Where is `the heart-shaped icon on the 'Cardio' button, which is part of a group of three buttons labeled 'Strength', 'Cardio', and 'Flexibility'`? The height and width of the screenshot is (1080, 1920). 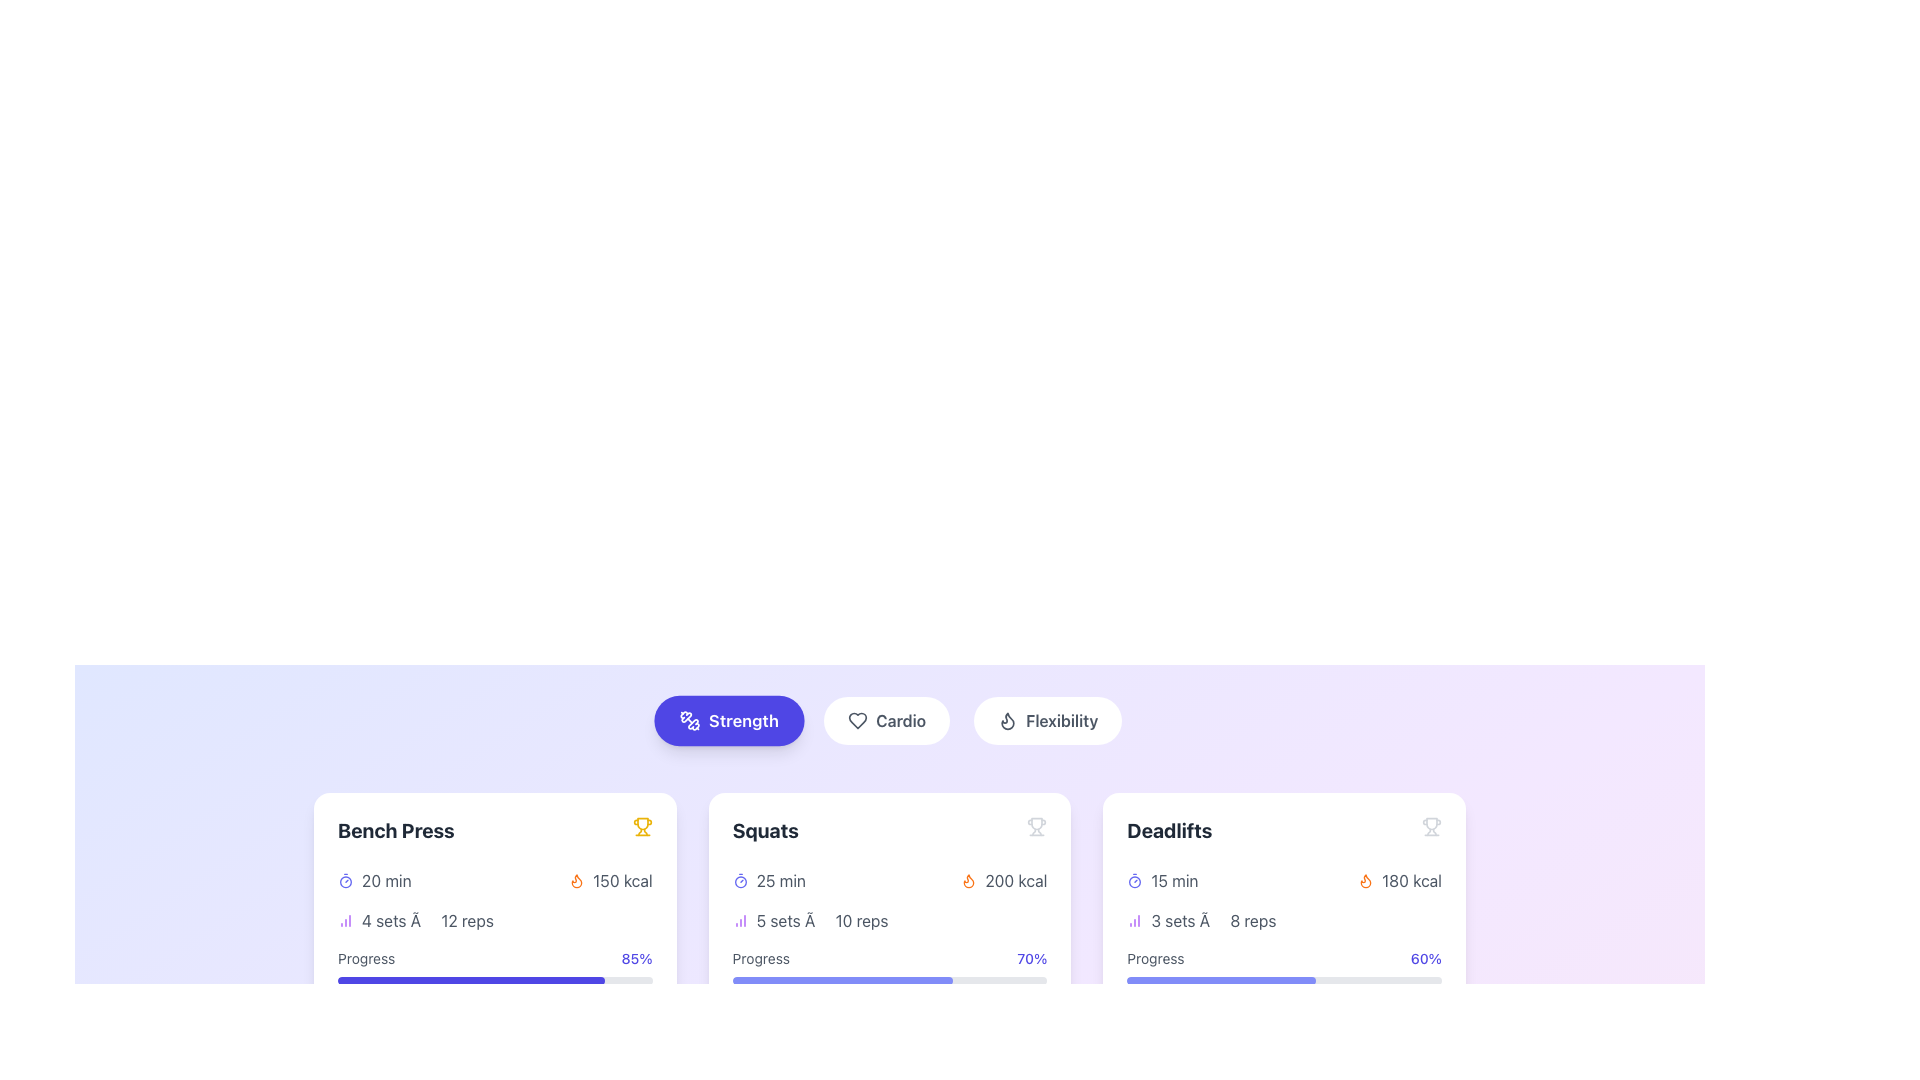 the heart-shaped icon on the 'Cardio' button, which is part of a group of three buttons labeled 'Strength', 'Cardio', and 'Flexibility' is located at coordinates (858, 721).